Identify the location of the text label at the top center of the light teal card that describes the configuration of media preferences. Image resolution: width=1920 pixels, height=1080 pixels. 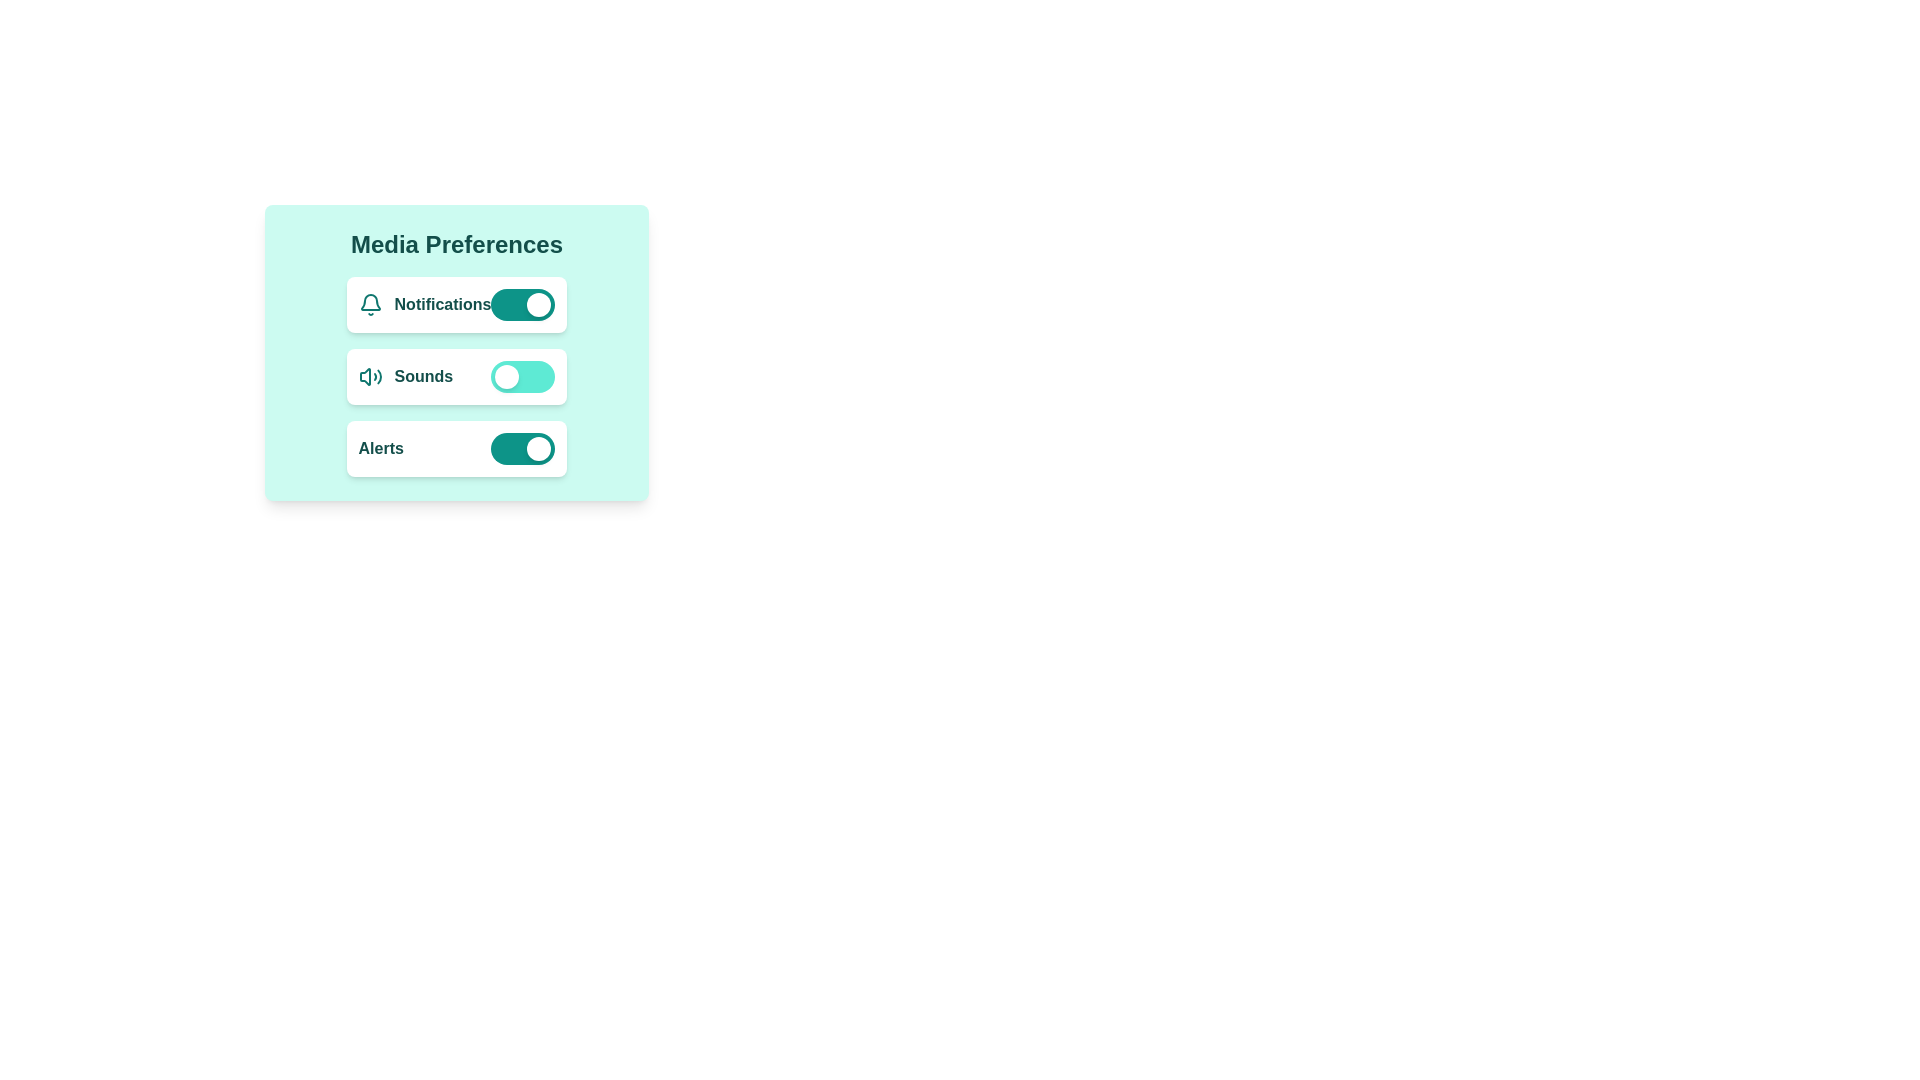
(455, 244).